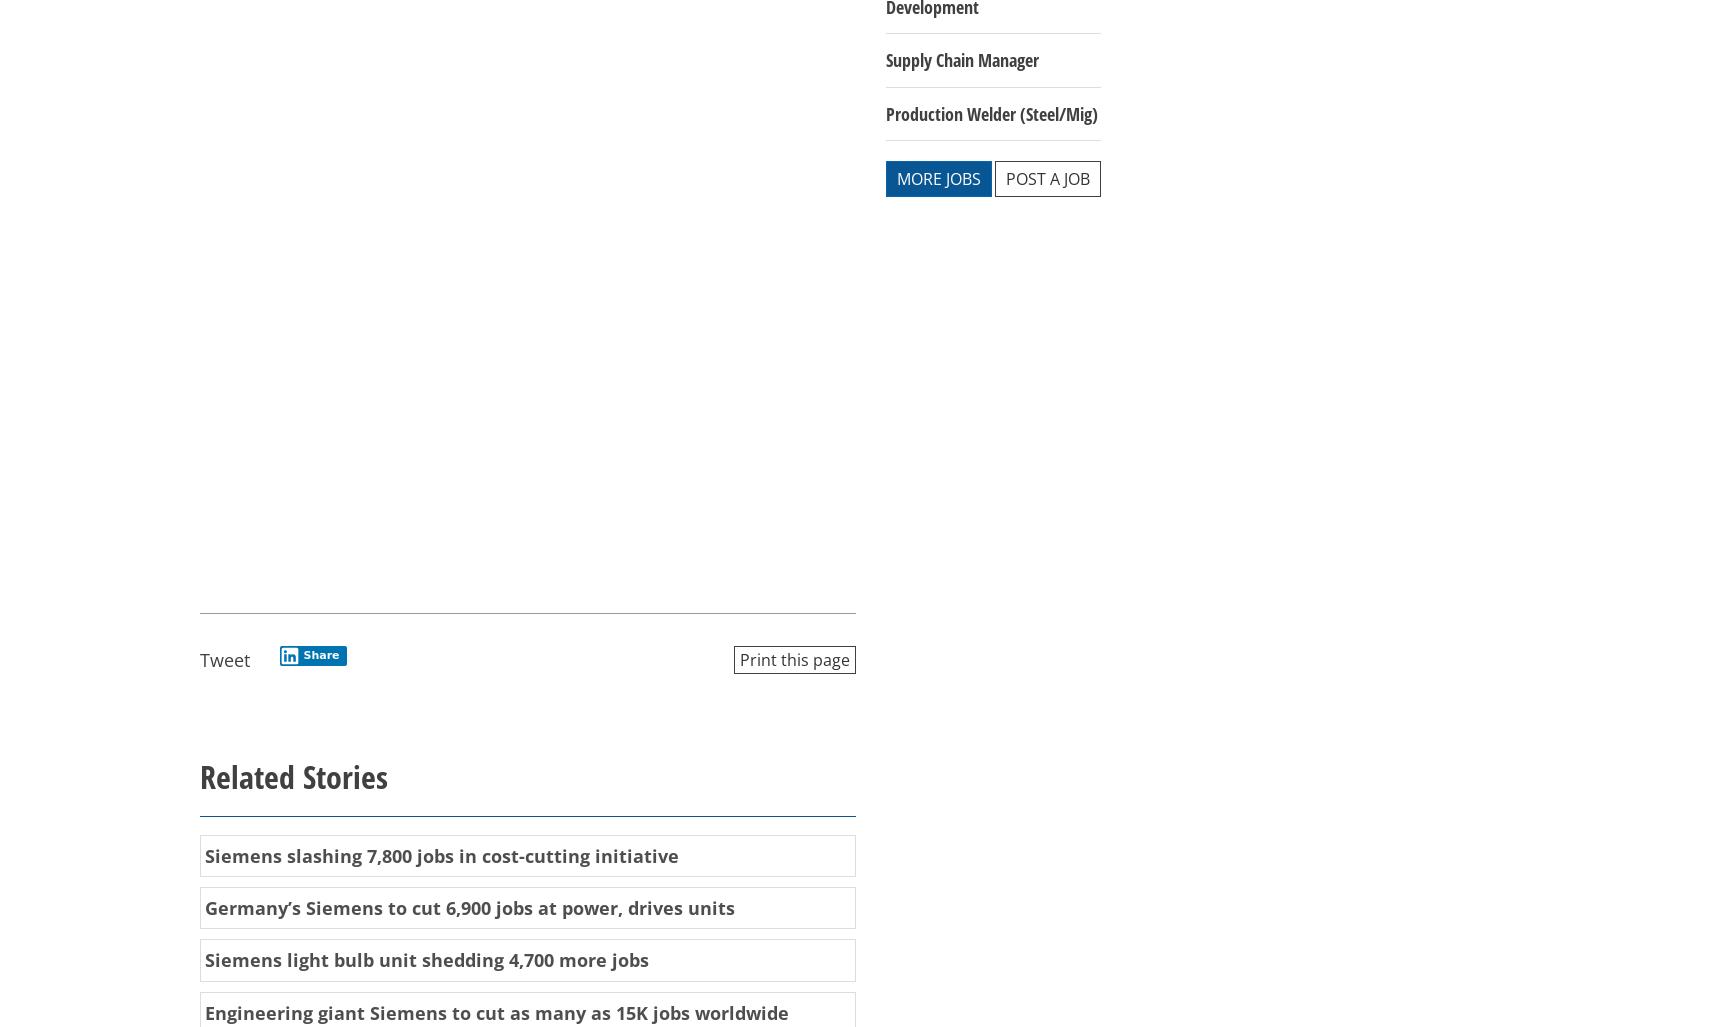 The height and width of the screenshot is (1027, 1725). I want to click on 'Tweet', so click(224, 658).